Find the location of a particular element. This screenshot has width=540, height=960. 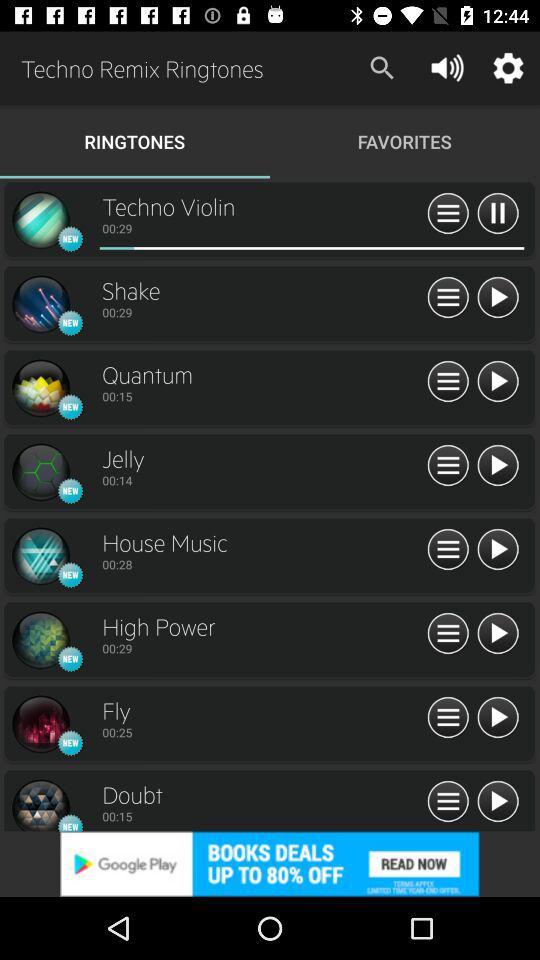

music is located at coordinates (448, 466).